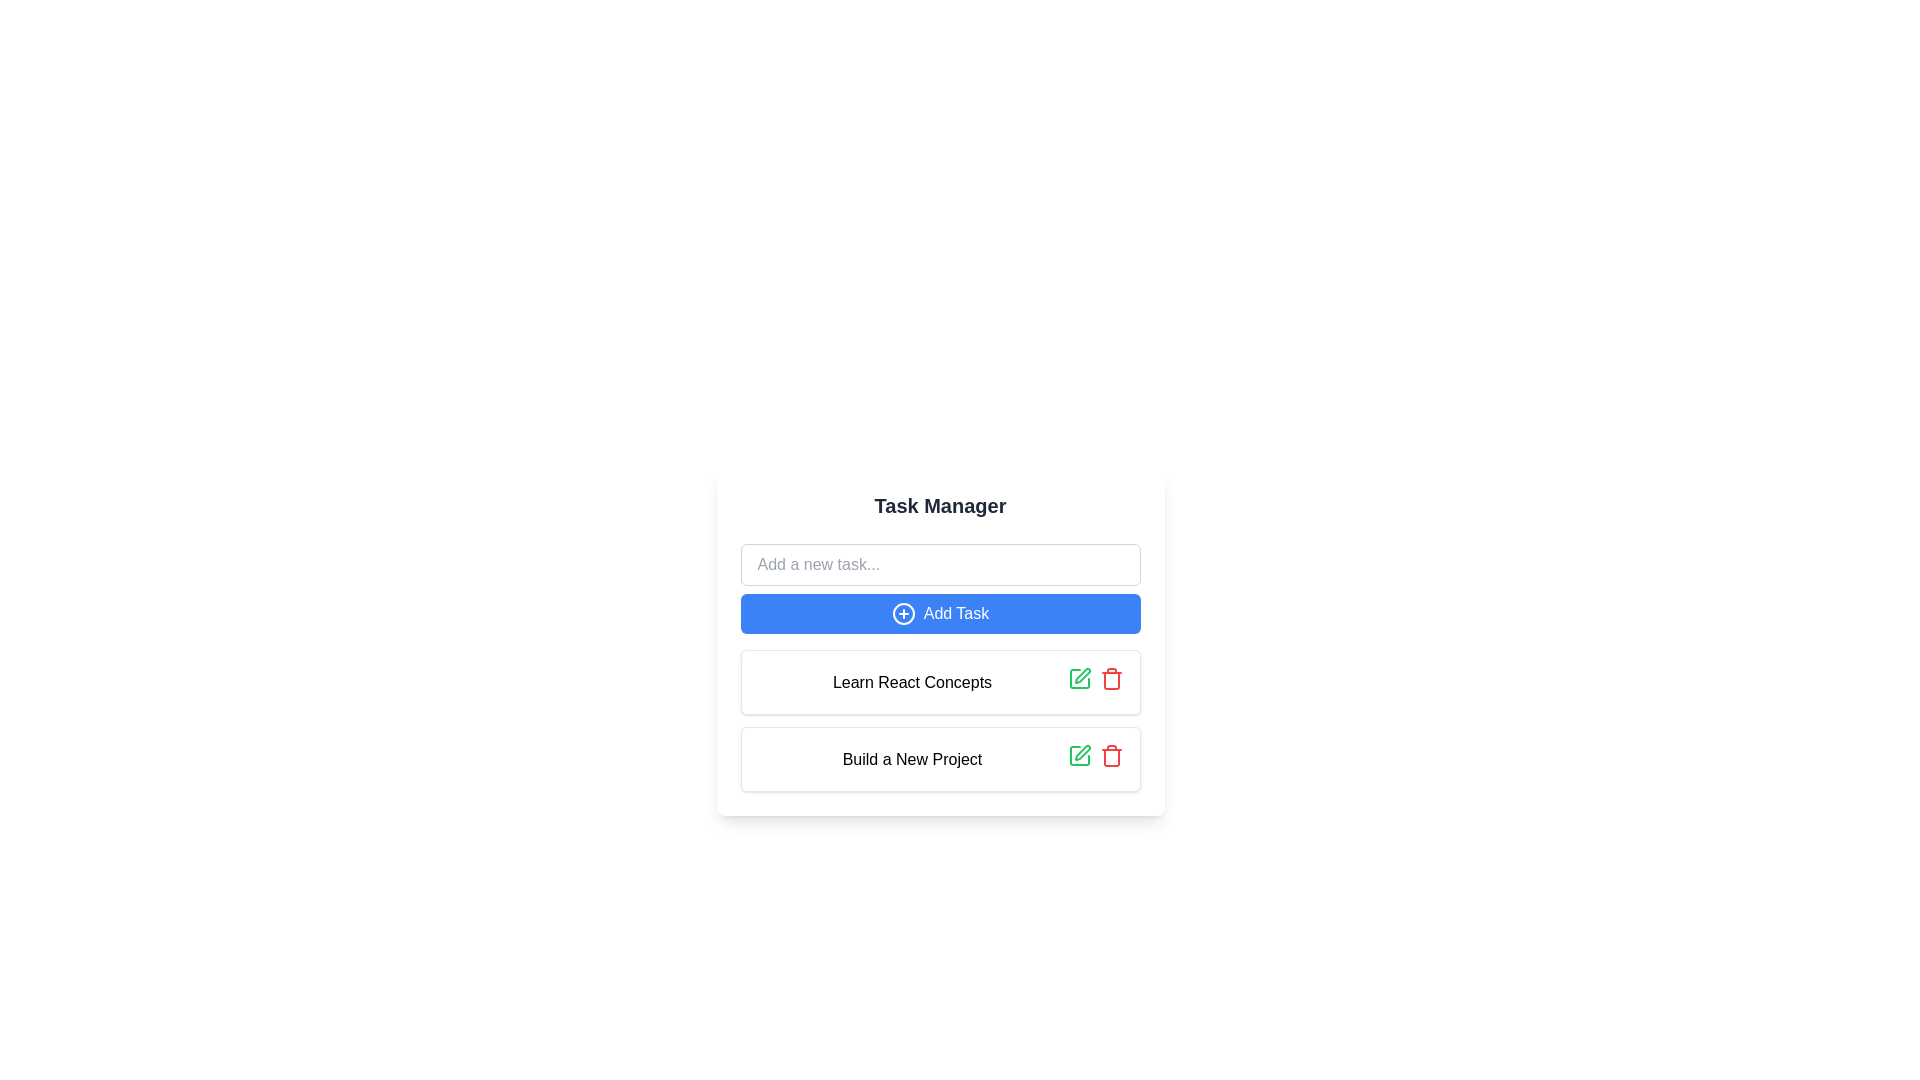 This screenshot has width=1920, height=1080. Describe the element at coordinates (939, 612) in the screenshot. I see `the button located below the 'Add a new task...' input field` at that location.